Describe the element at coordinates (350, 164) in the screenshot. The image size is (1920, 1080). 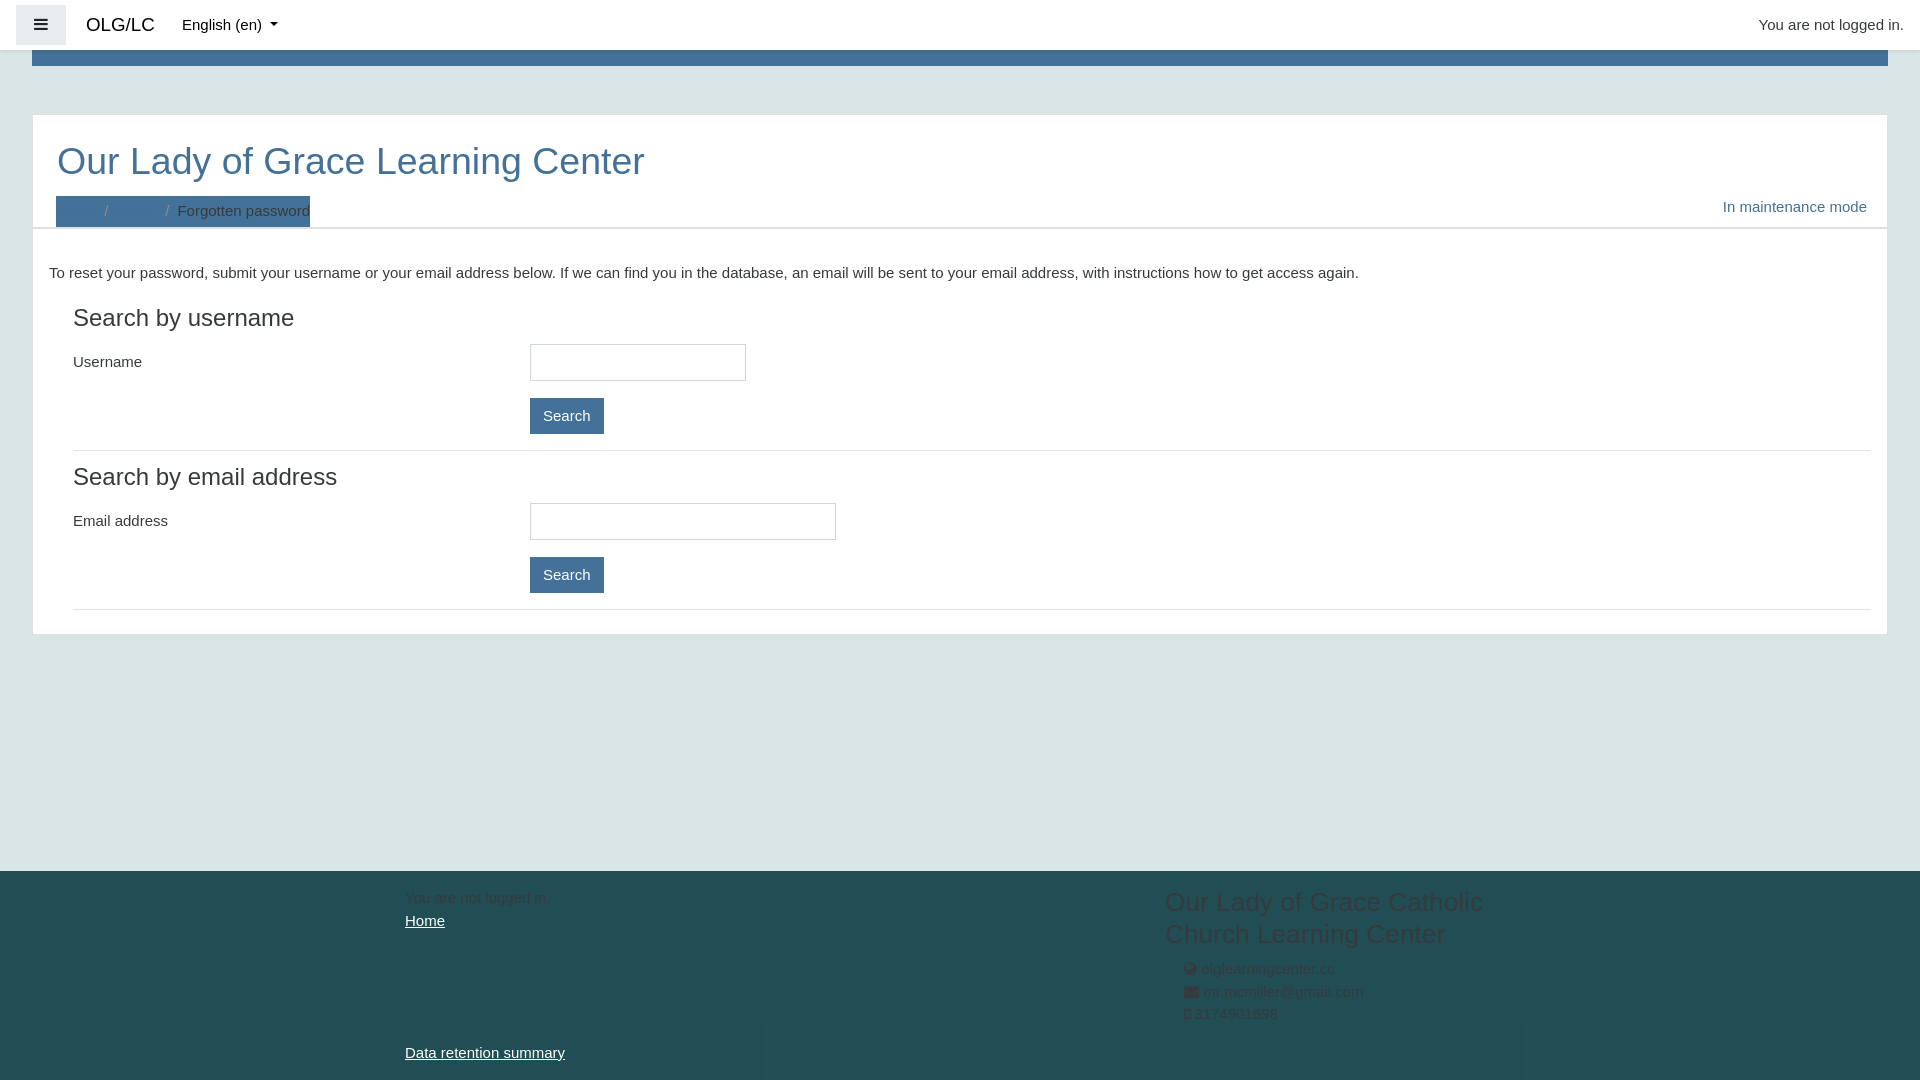
I see `'Our Lady of Grace Learning Center'` at that location.